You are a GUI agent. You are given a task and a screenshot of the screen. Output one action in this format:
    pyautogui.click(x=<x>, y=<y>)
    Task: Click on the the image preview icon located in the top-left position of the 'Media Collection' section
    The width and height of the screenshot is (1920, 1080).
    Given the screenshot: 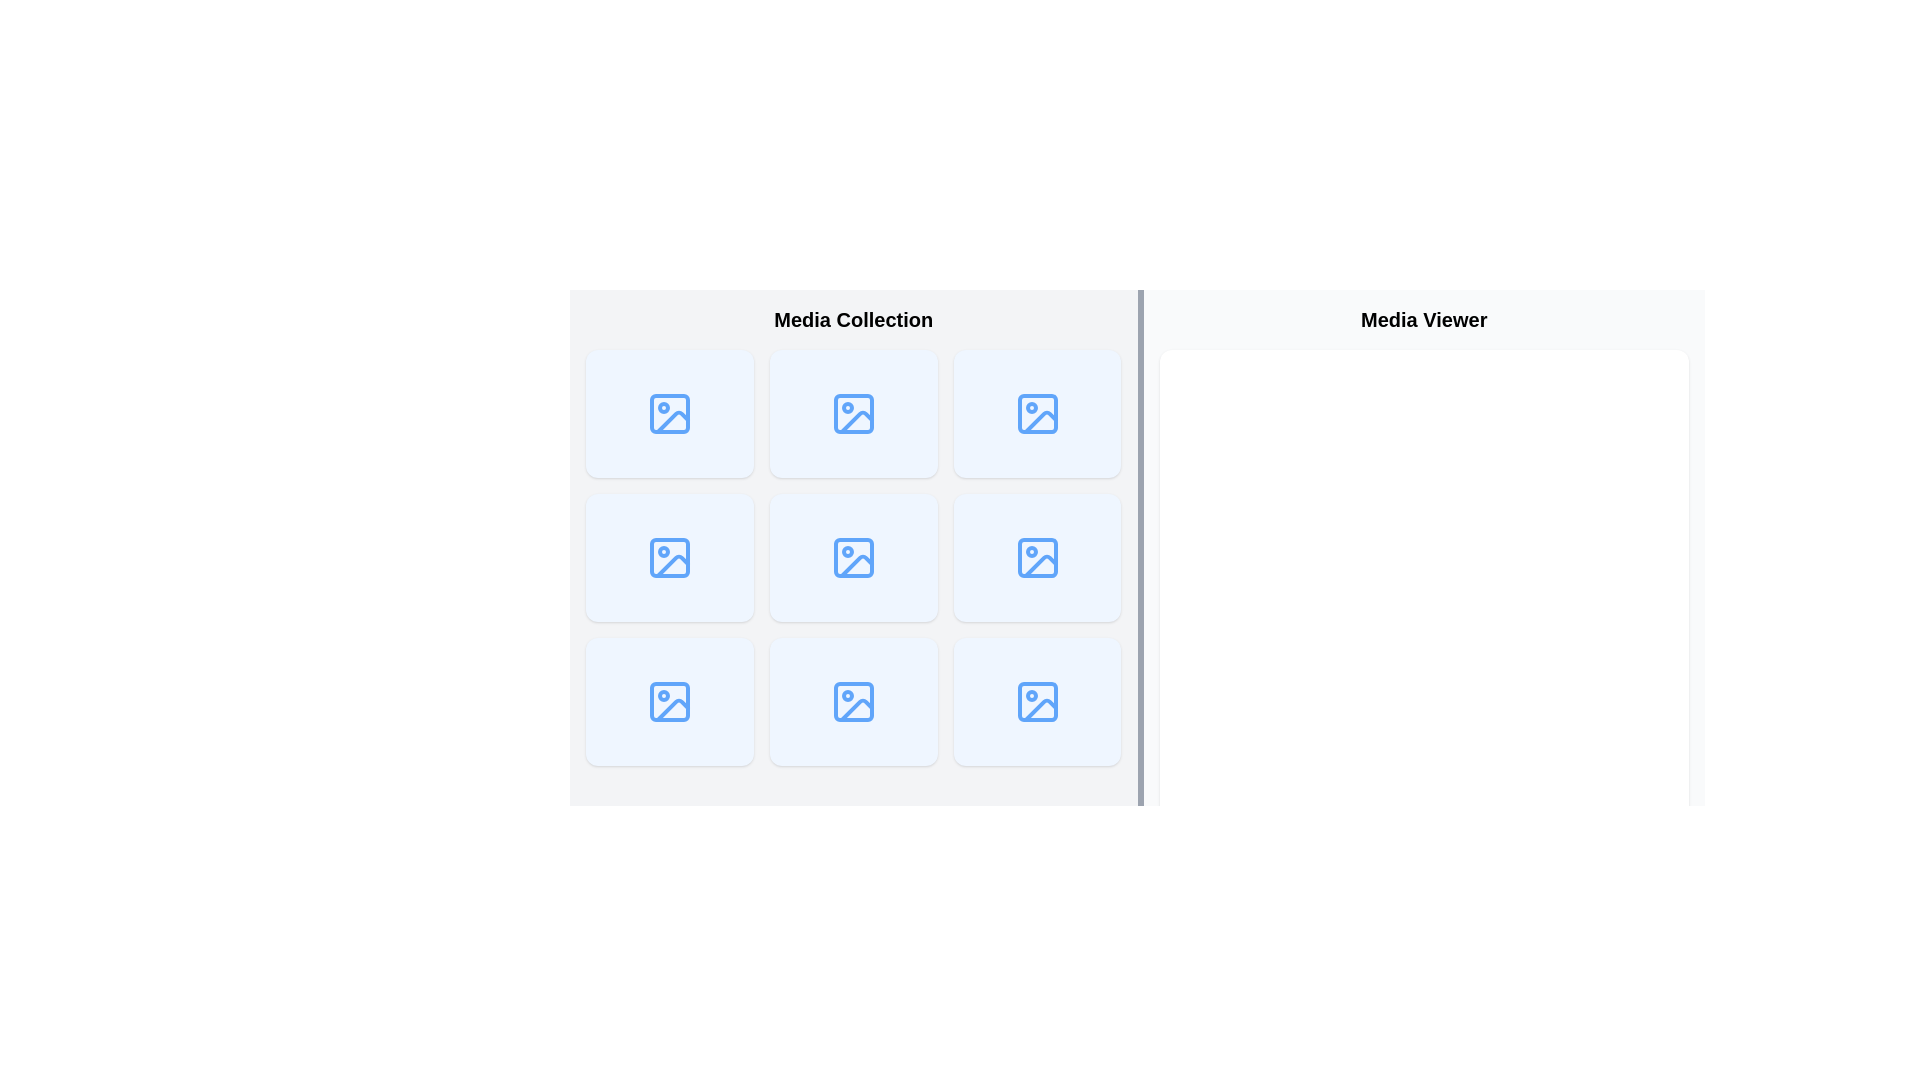 What is the action you would take?
    pyautogui.click(x=669, y=412)
    